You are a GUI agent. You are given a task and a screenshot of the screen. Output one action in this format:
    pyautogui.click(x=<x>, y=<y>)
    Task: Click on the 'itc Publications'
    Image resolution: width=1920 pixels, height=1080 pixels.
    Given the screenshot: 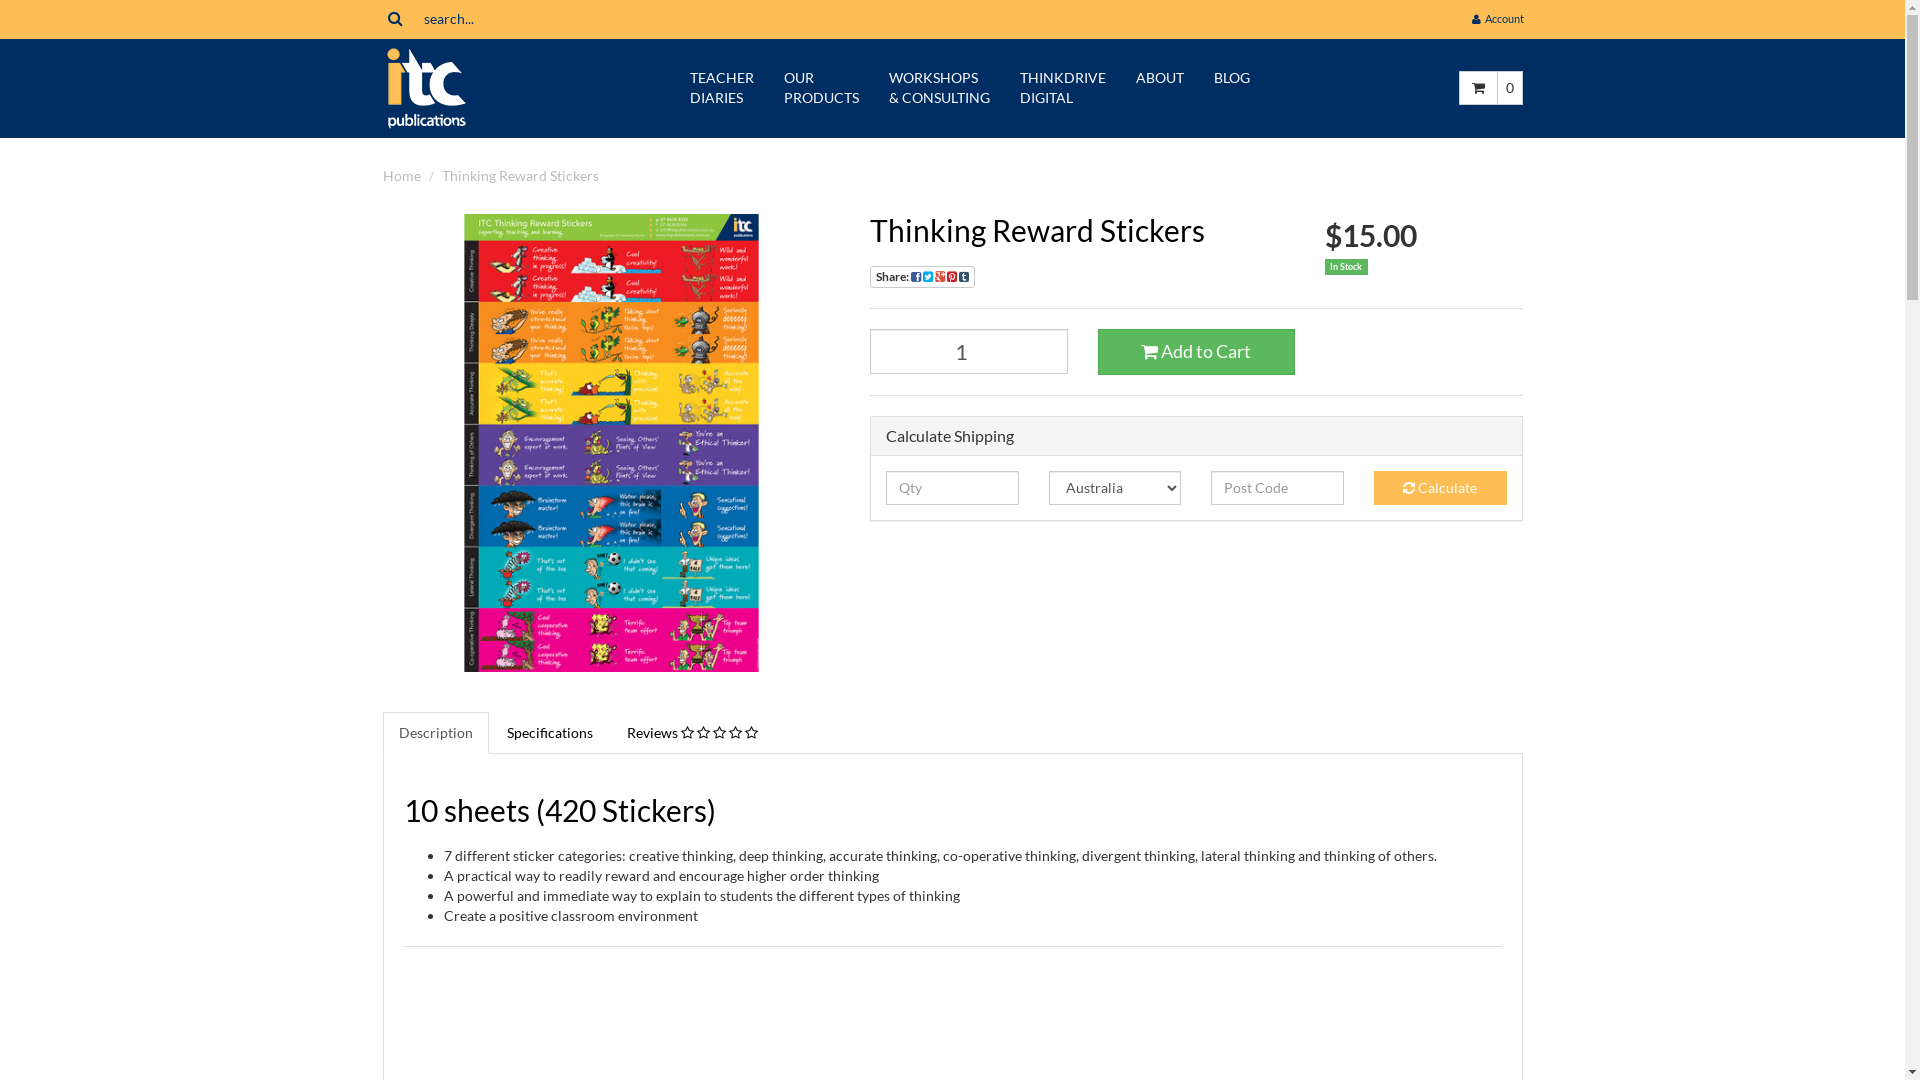 What is the action you would take?
    pyautogui.click(x=424, y=85)
    